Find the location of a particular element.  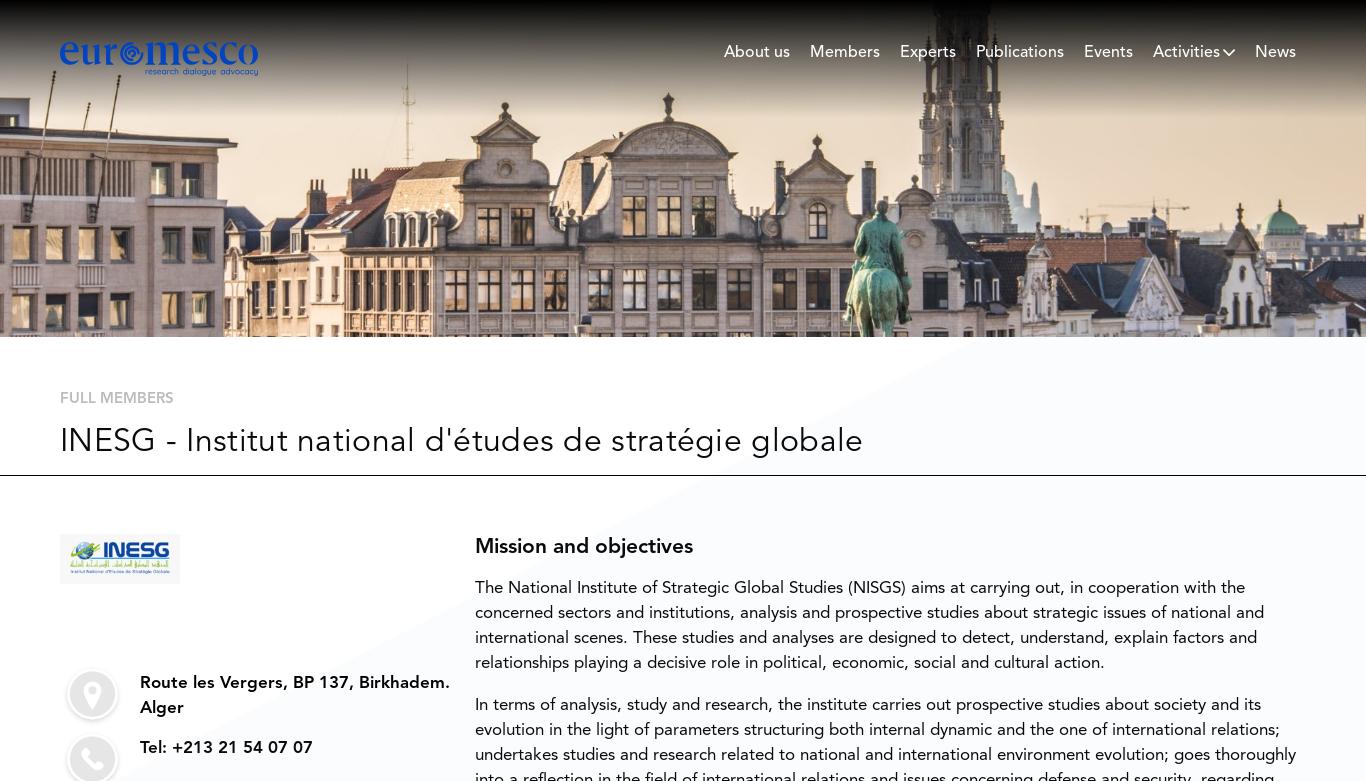

'INESG - Institut national d'études de stratégie globale' is located at coordinates (461, 440).